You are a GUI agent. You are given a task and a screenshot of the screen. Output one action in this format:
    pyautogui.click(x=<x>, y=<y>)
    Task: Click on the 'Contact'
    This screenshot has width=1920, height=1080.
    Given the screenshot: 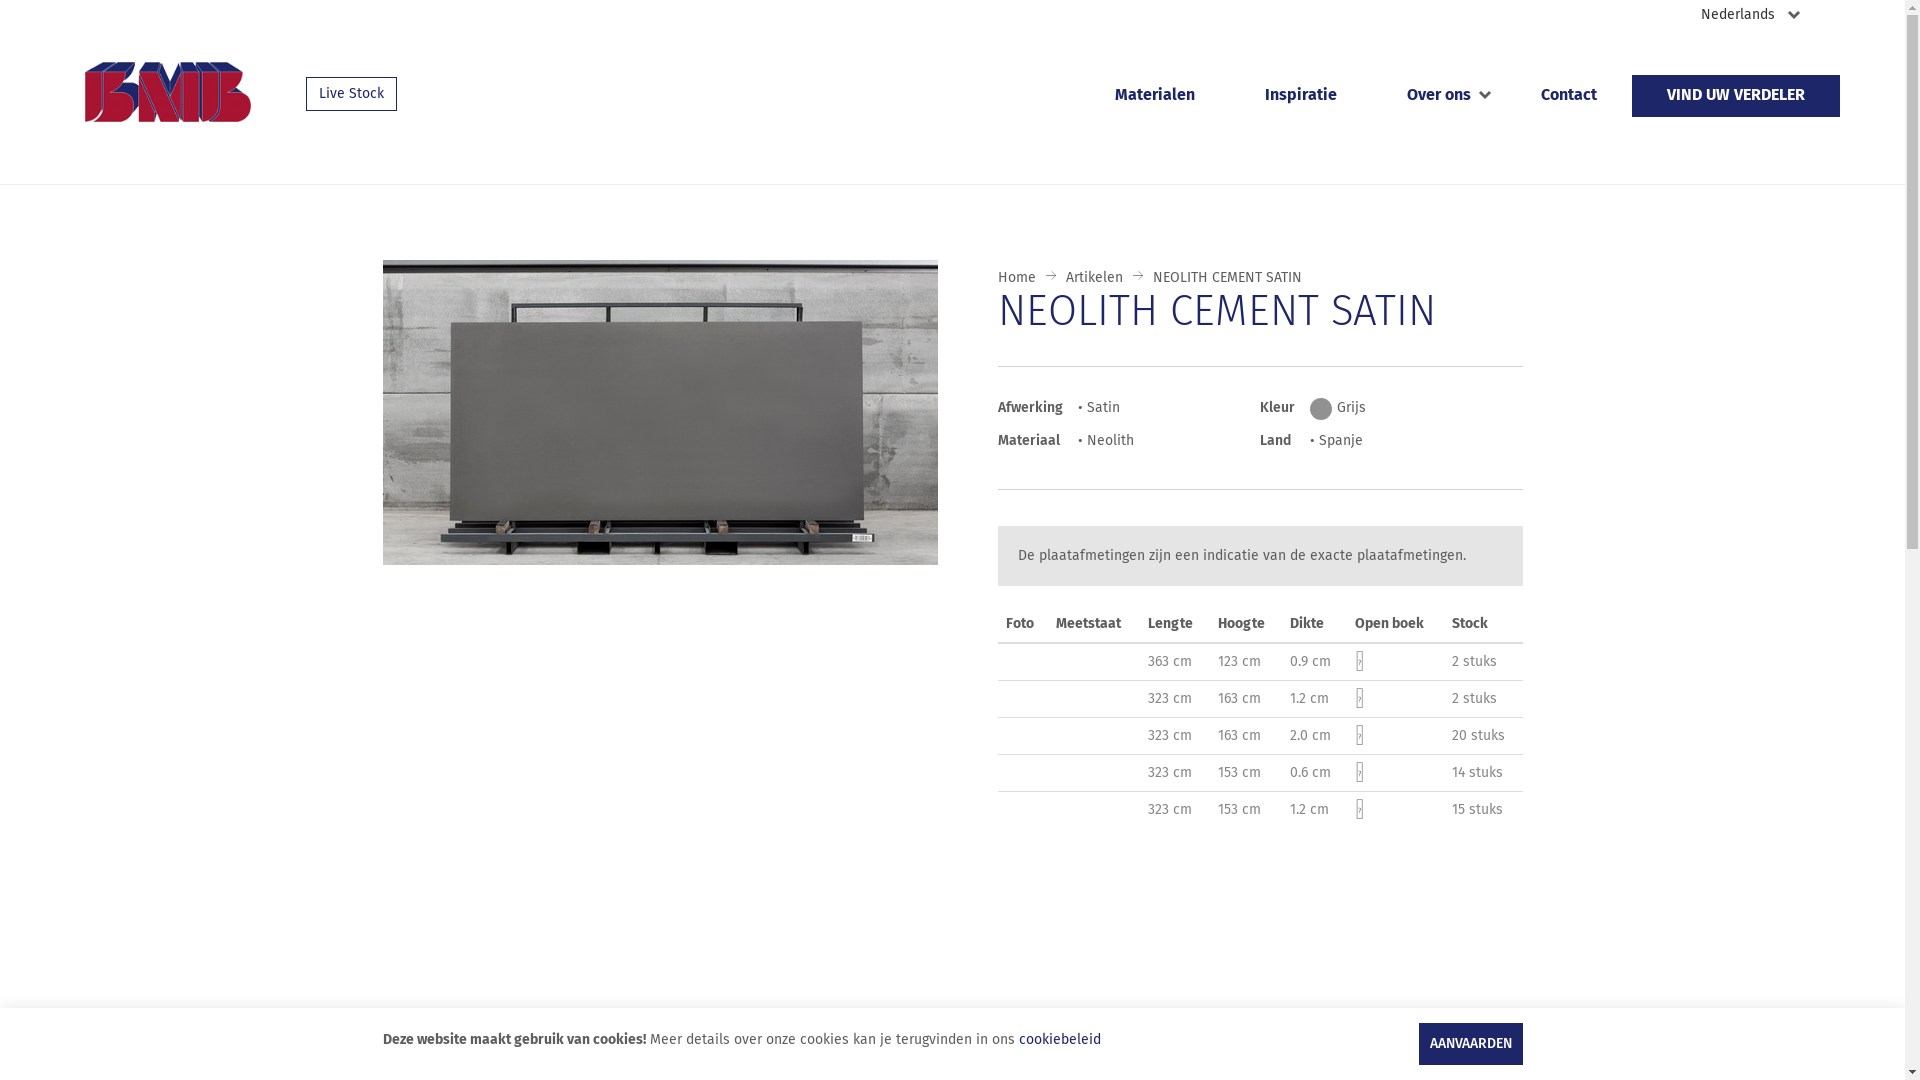 What is the action you would take?
    pyautogui.click(x=1568, y=96)
    